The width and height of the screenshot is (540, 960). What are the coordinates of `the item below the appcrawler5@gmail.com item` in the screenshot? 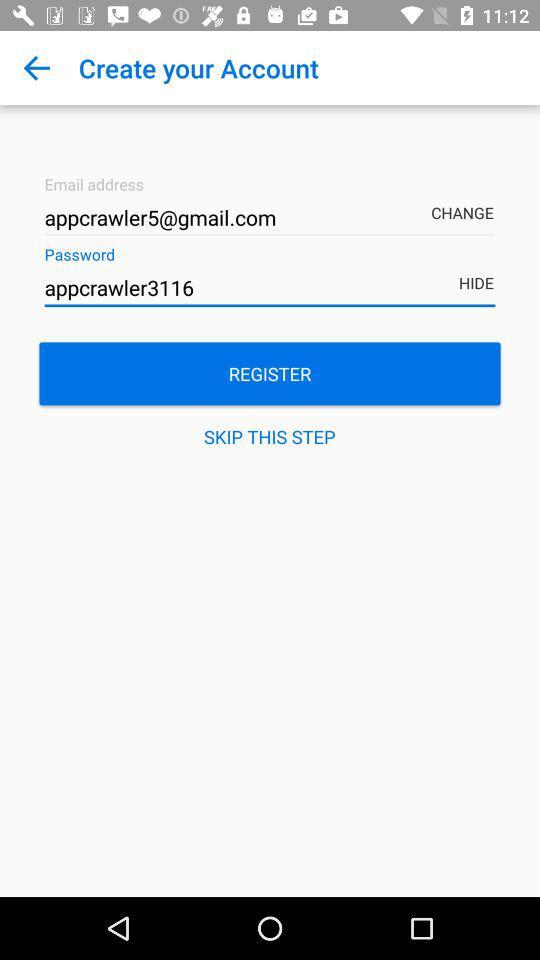 It's located at (270, 287).